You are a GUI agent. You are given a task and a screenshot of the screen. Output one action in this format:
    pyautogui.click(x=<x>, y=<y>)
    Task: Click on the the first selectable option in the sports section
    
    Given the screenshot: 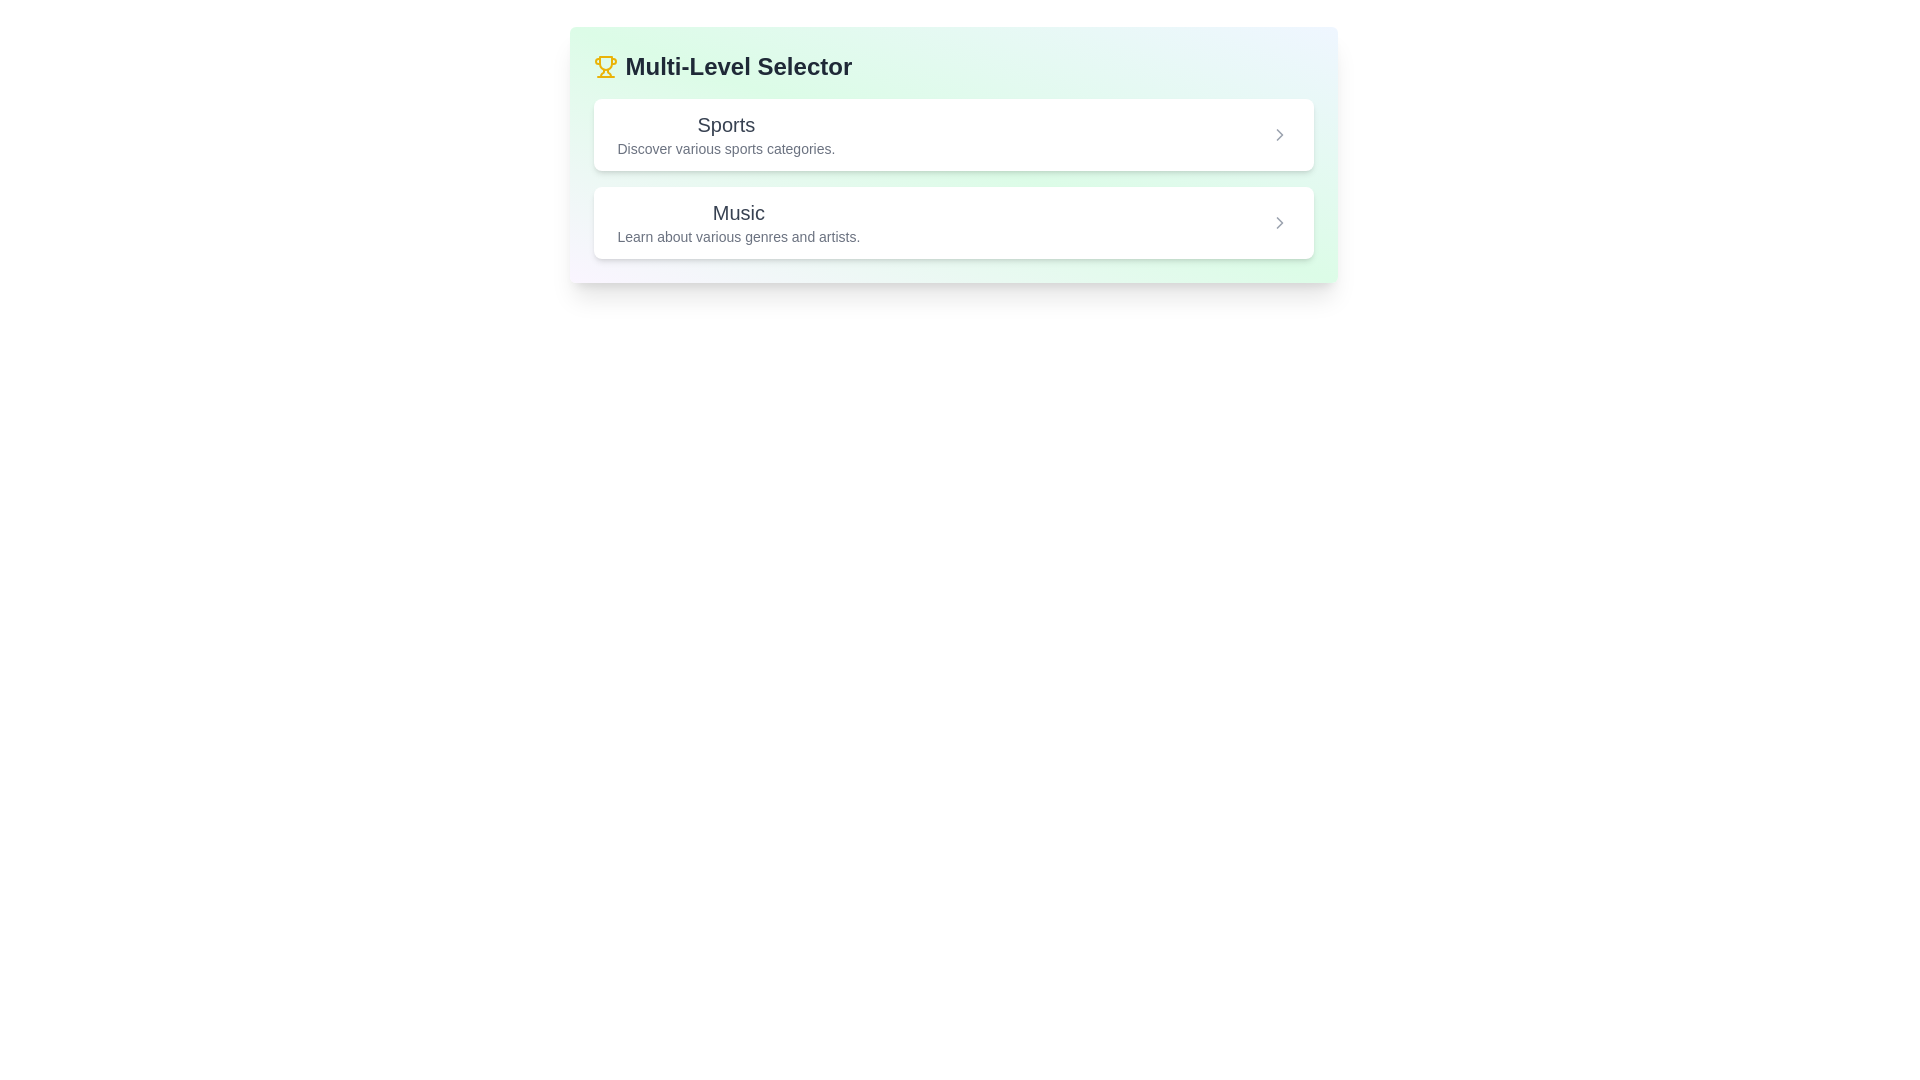 What is the action you would take?
    pyautogui.click(x=952, y=135)
    